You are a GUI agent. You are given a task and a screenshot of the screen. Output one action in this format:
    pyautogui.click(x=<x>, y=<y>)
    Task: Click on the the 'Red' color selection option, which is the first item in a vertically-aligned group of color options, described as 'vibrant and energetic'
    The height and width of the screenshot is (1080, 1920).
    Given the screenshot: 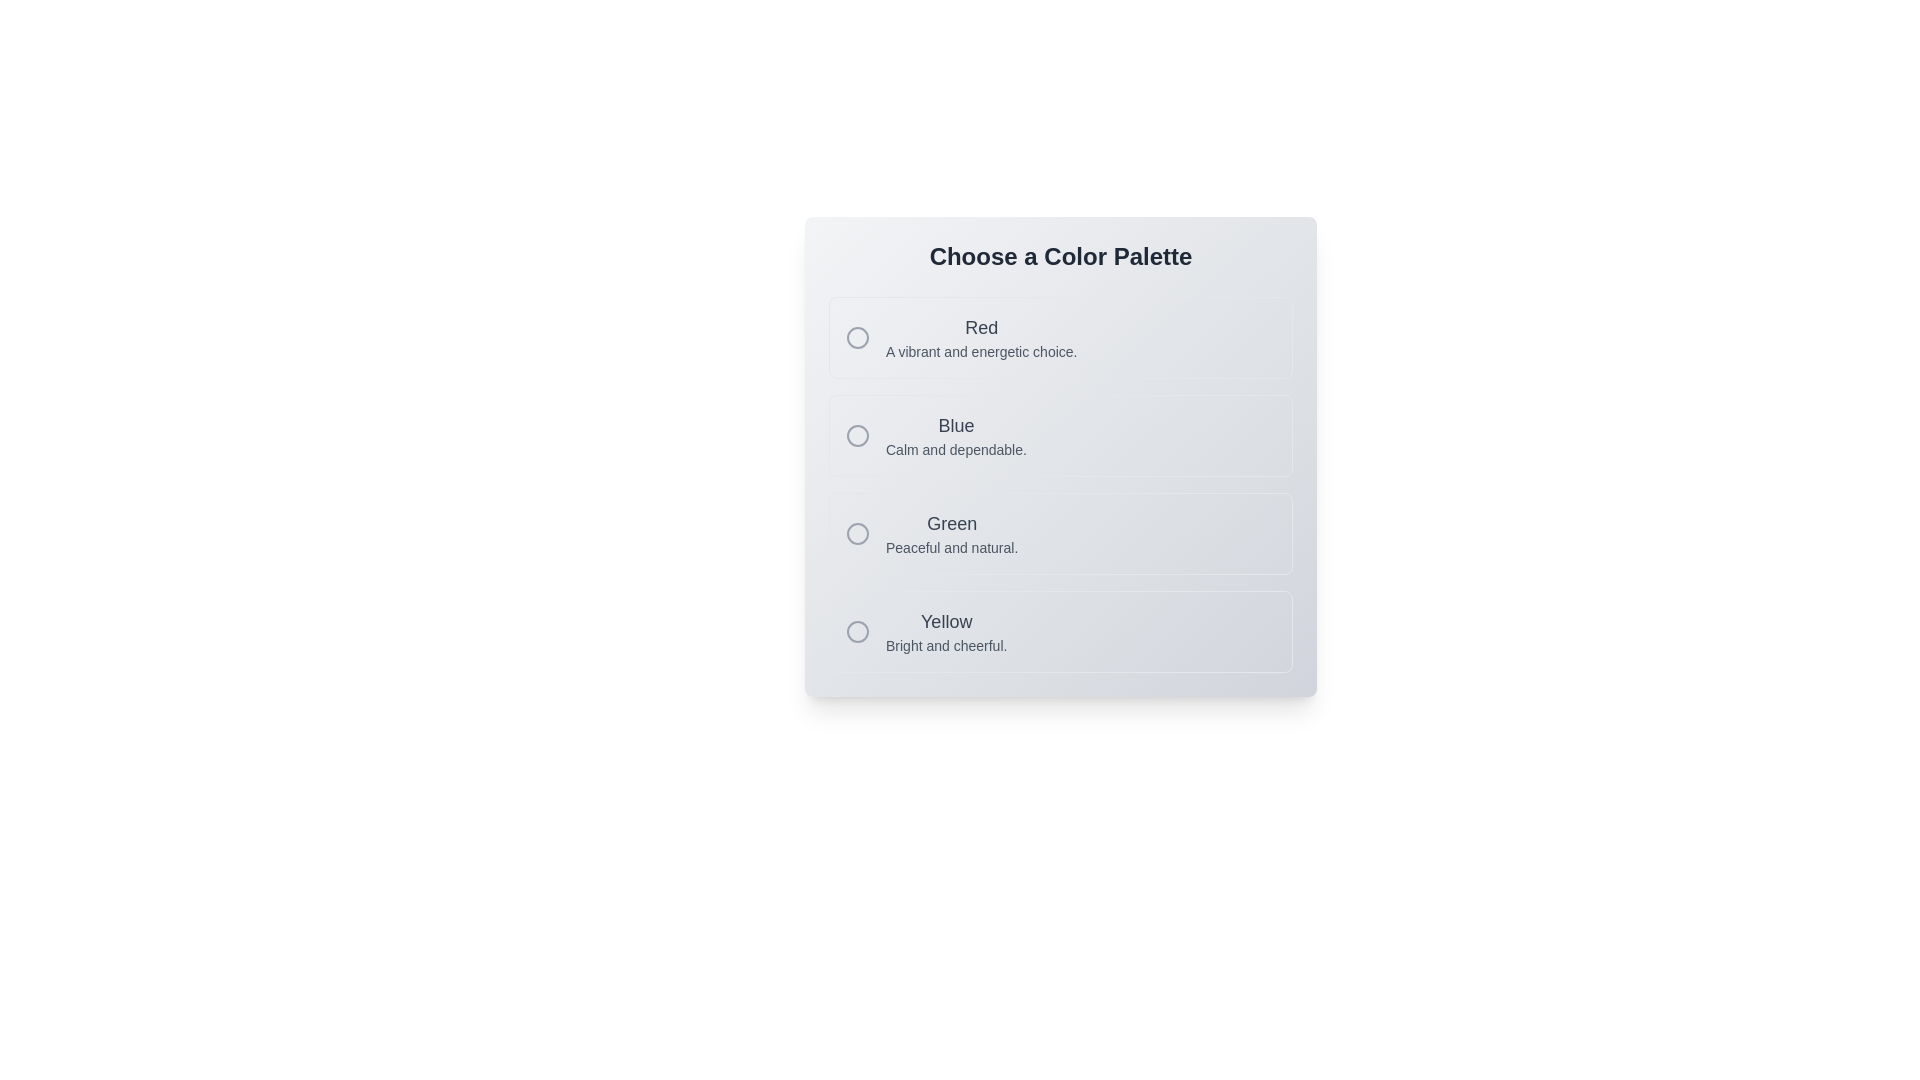 What is the action you would take?
    pyautogui.click(x=1059, y=337)
    